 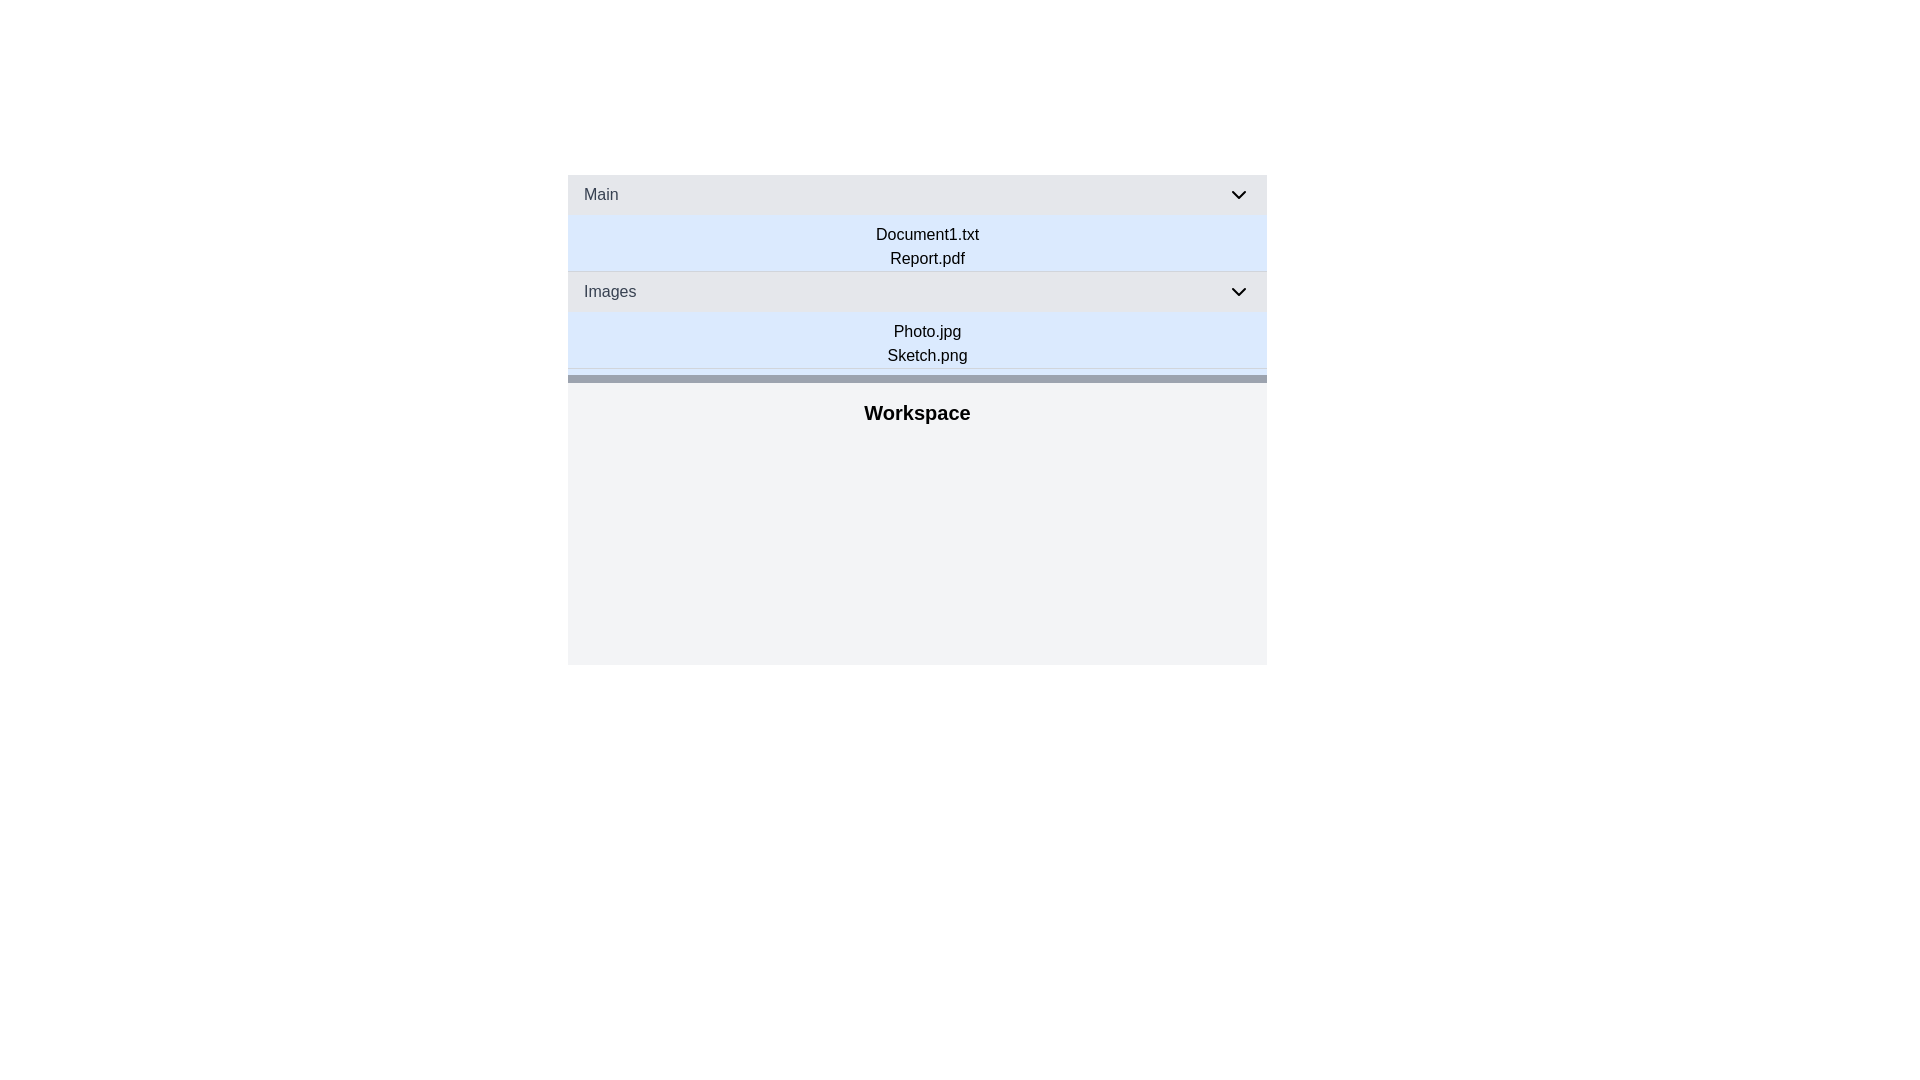 What do you see at coordinates (926, 330) in the screenshot?
I see `the first list item representing the file 'Photo.jpg' within the 'Images' dropdown` at bounding box center [926, 330].